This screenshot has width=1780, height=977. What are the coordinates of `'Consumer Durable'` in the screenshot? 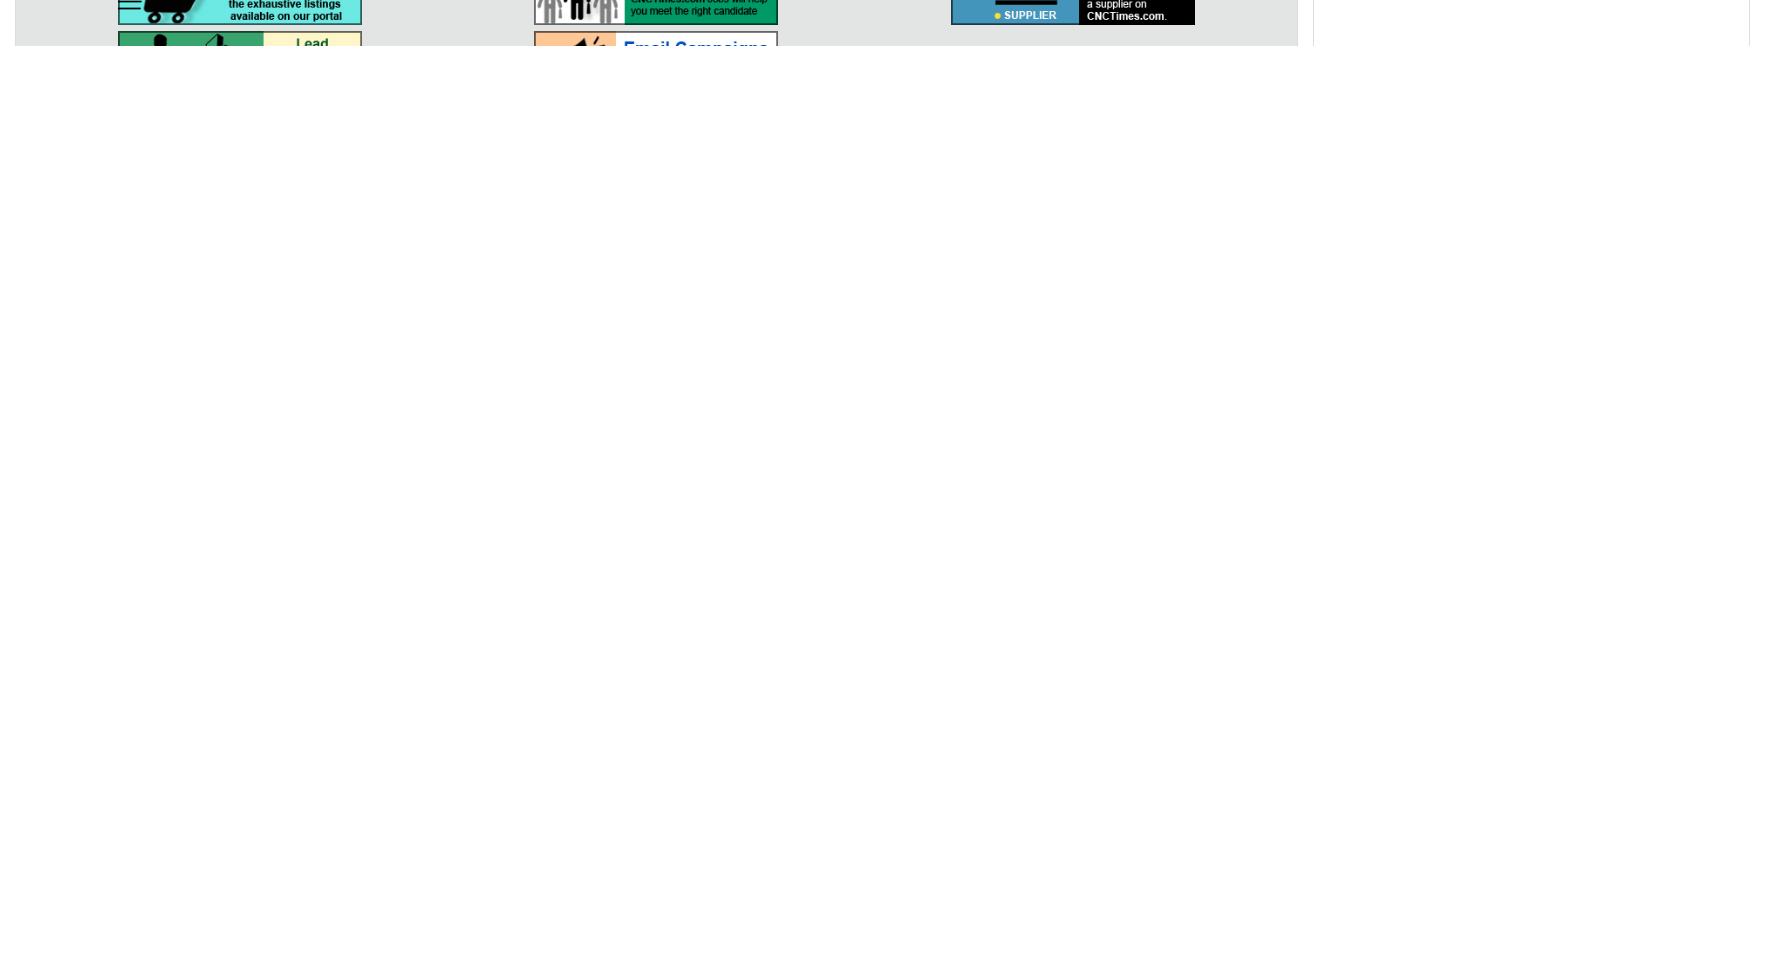 It's located at (1262, 386).